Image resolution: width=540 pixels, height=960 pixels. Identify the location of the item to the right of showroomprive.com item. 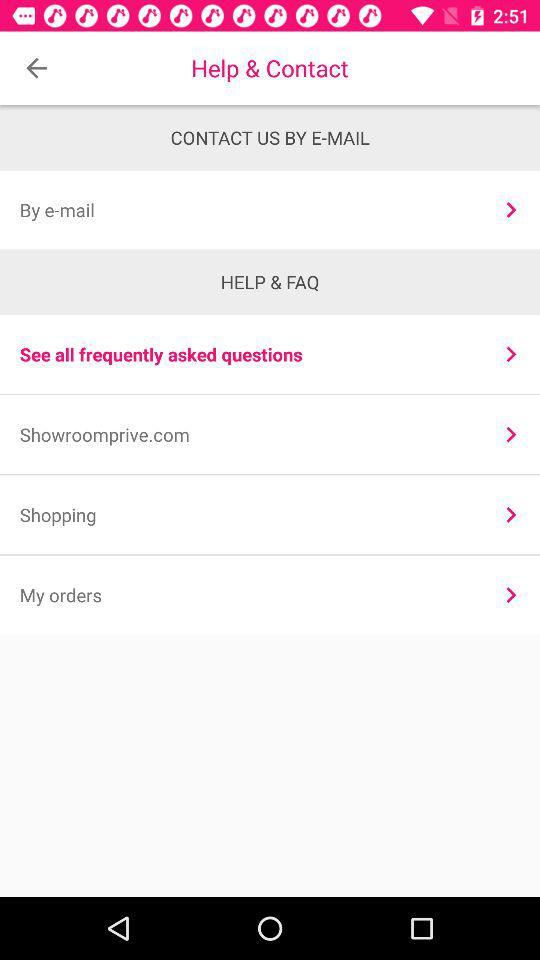
(511, 434).